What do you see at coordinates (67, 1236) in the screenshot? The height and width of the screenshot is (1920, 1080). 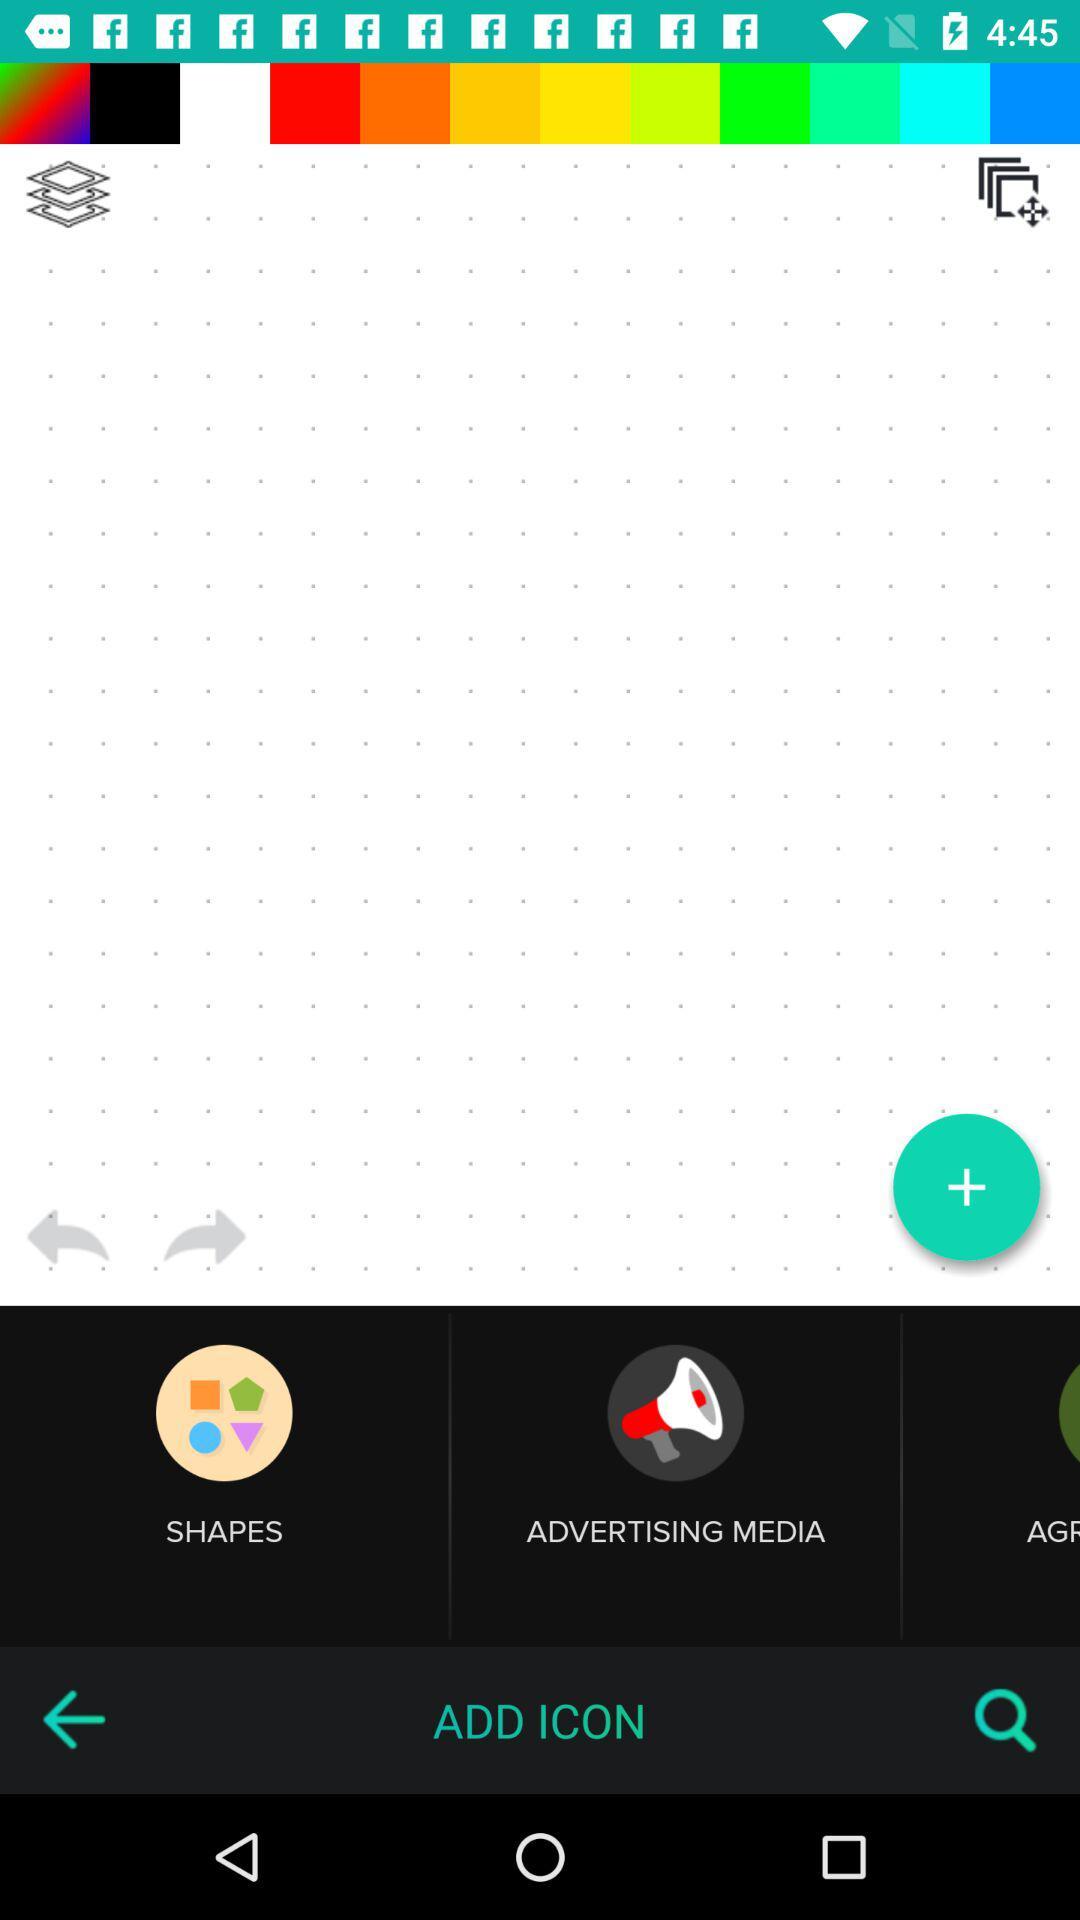 I see `go back` at bounding box center [67, 1236].